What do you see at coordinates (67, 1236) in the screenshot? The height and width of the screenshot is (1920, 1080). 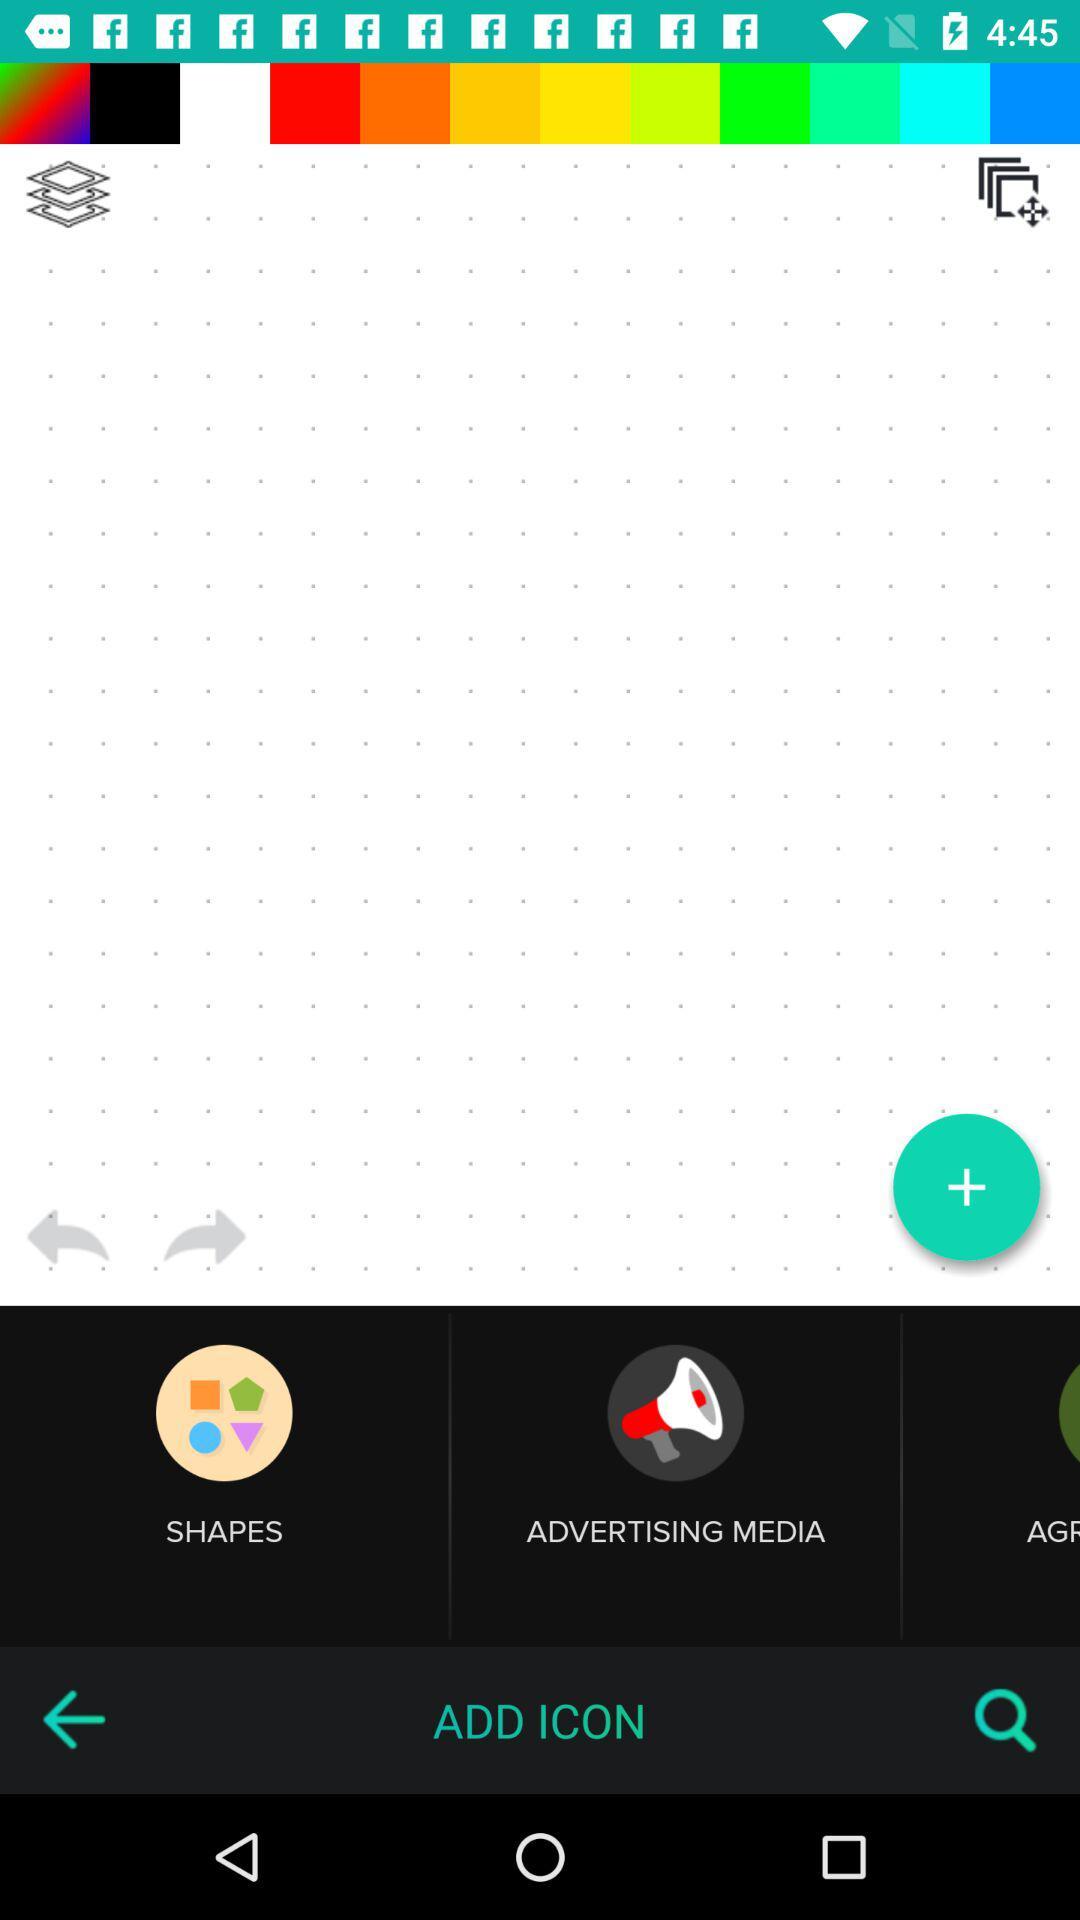 I see `go back` at bounding box center [67, 1236].